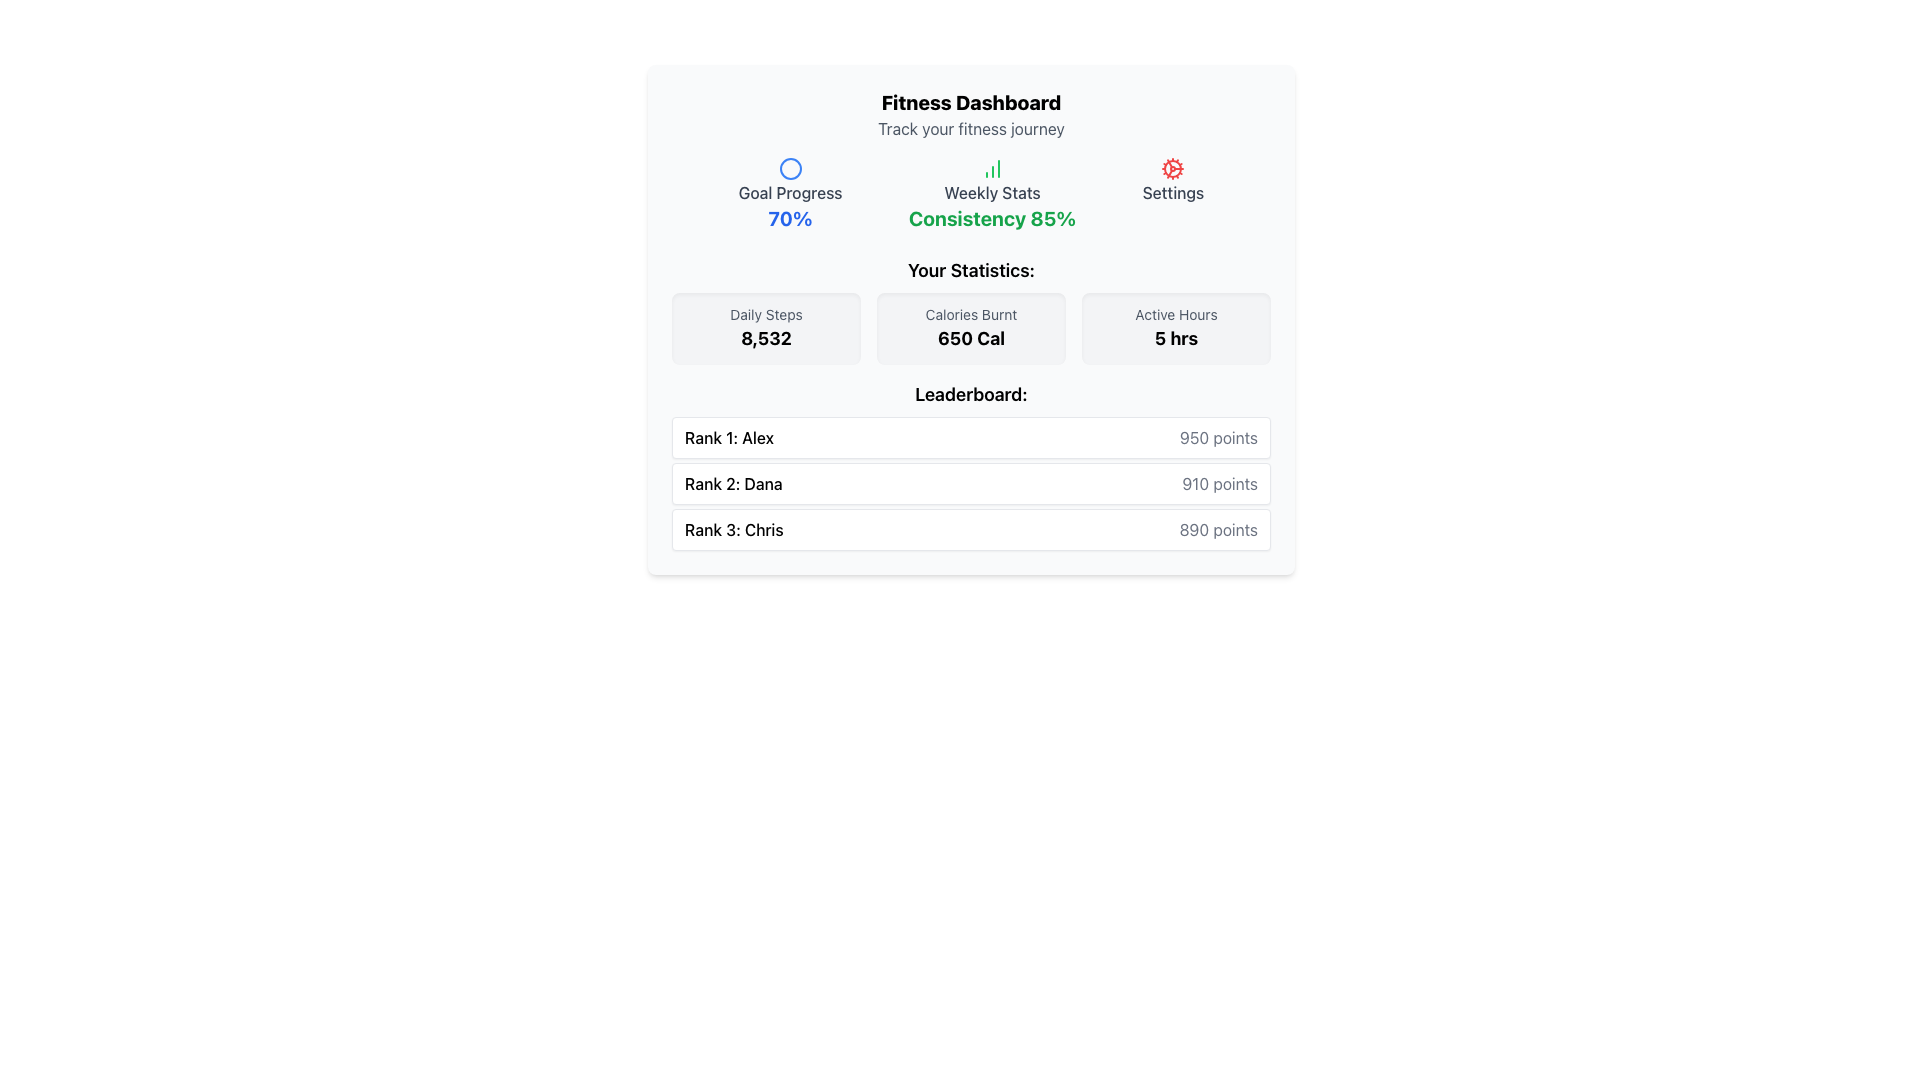  Describe the element at coordinates (971, 311) in the screenshot. I see `the 'Calories Burnt' section of the fitness stat card, which is positioned beneath the 'Your Statistics:' heading and is the third major section in the layout` at that location.